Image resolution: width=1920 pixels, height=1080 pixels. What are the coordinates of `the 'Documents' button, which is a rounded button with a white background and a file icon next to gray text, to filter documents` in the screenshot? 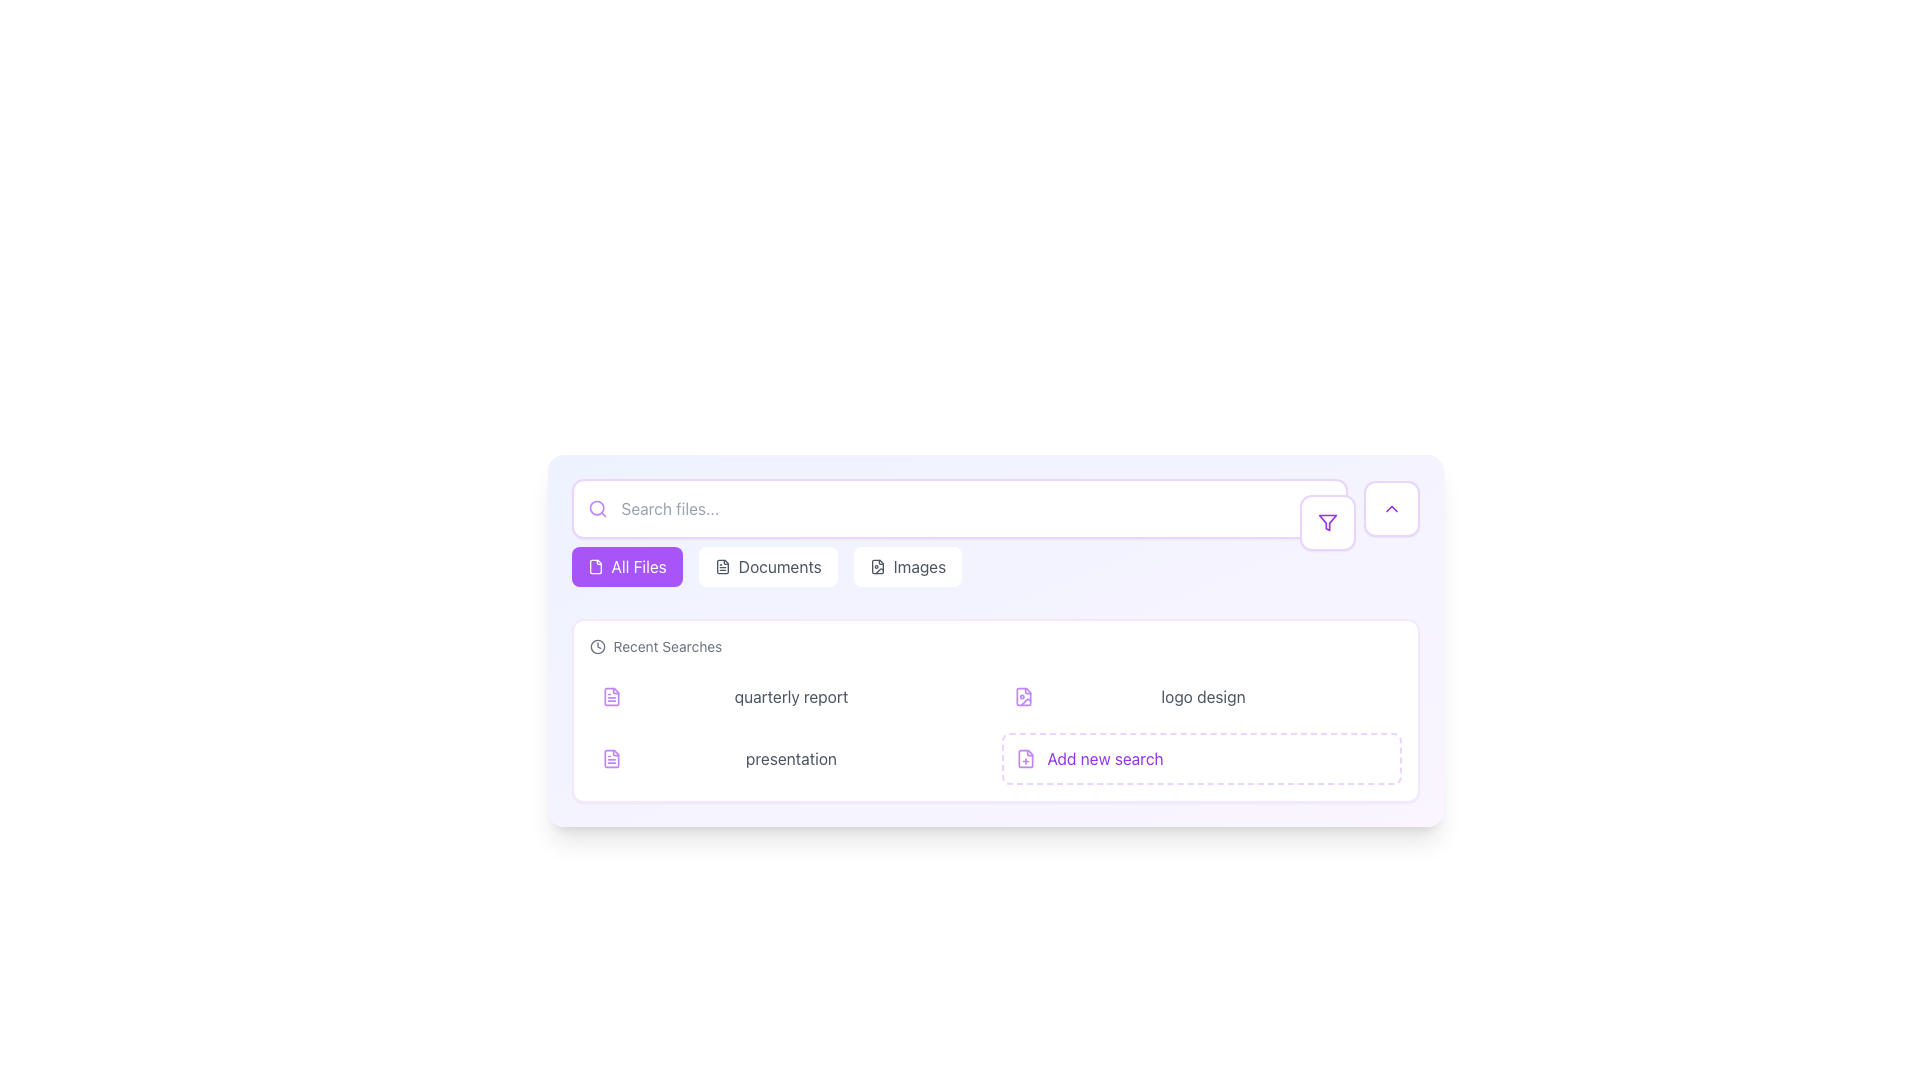 It's located at (767, 567).